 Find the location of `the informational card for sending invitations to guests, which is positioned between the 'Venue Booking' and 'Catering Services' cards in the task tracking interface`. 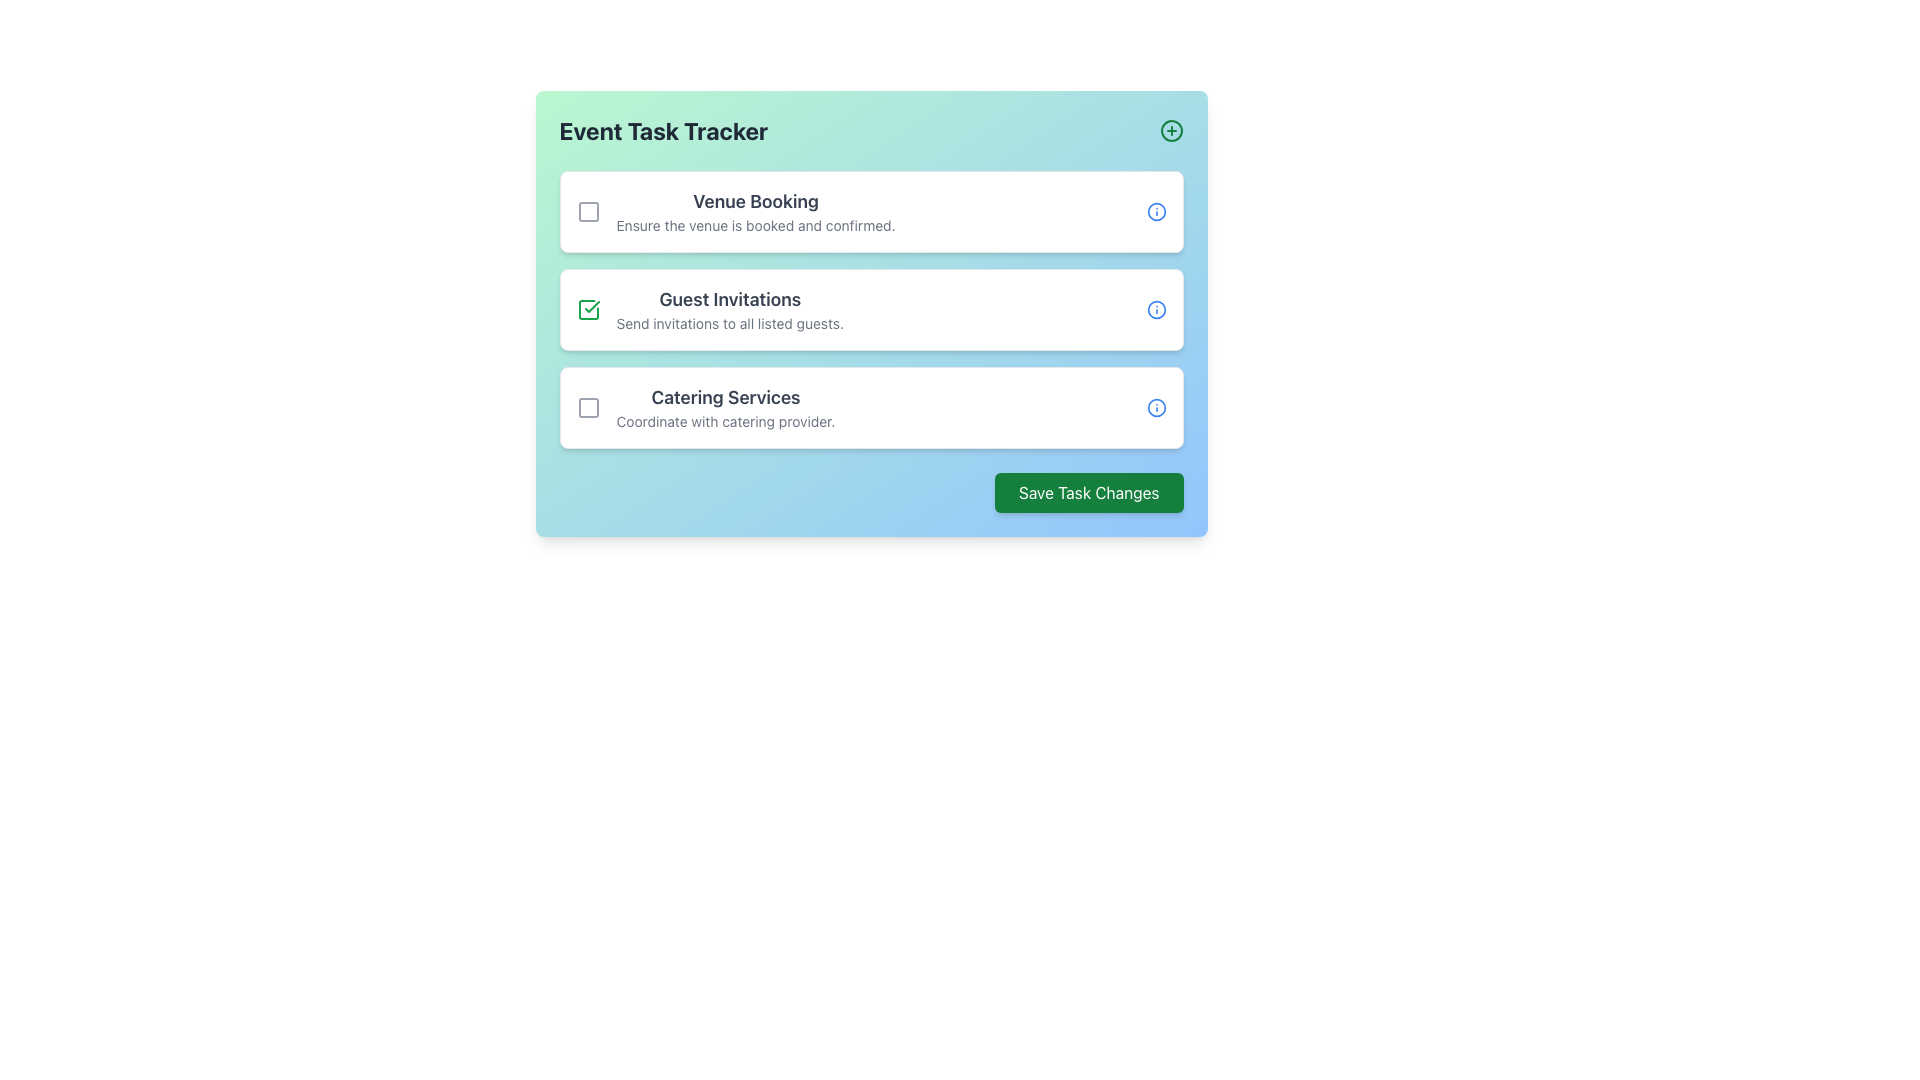

the informational card for sending invitations to guests, which is positioned between the 'Venue Booking' and 'Catering Services' cards in the task tracking interface is located at coordinates (871, 309).